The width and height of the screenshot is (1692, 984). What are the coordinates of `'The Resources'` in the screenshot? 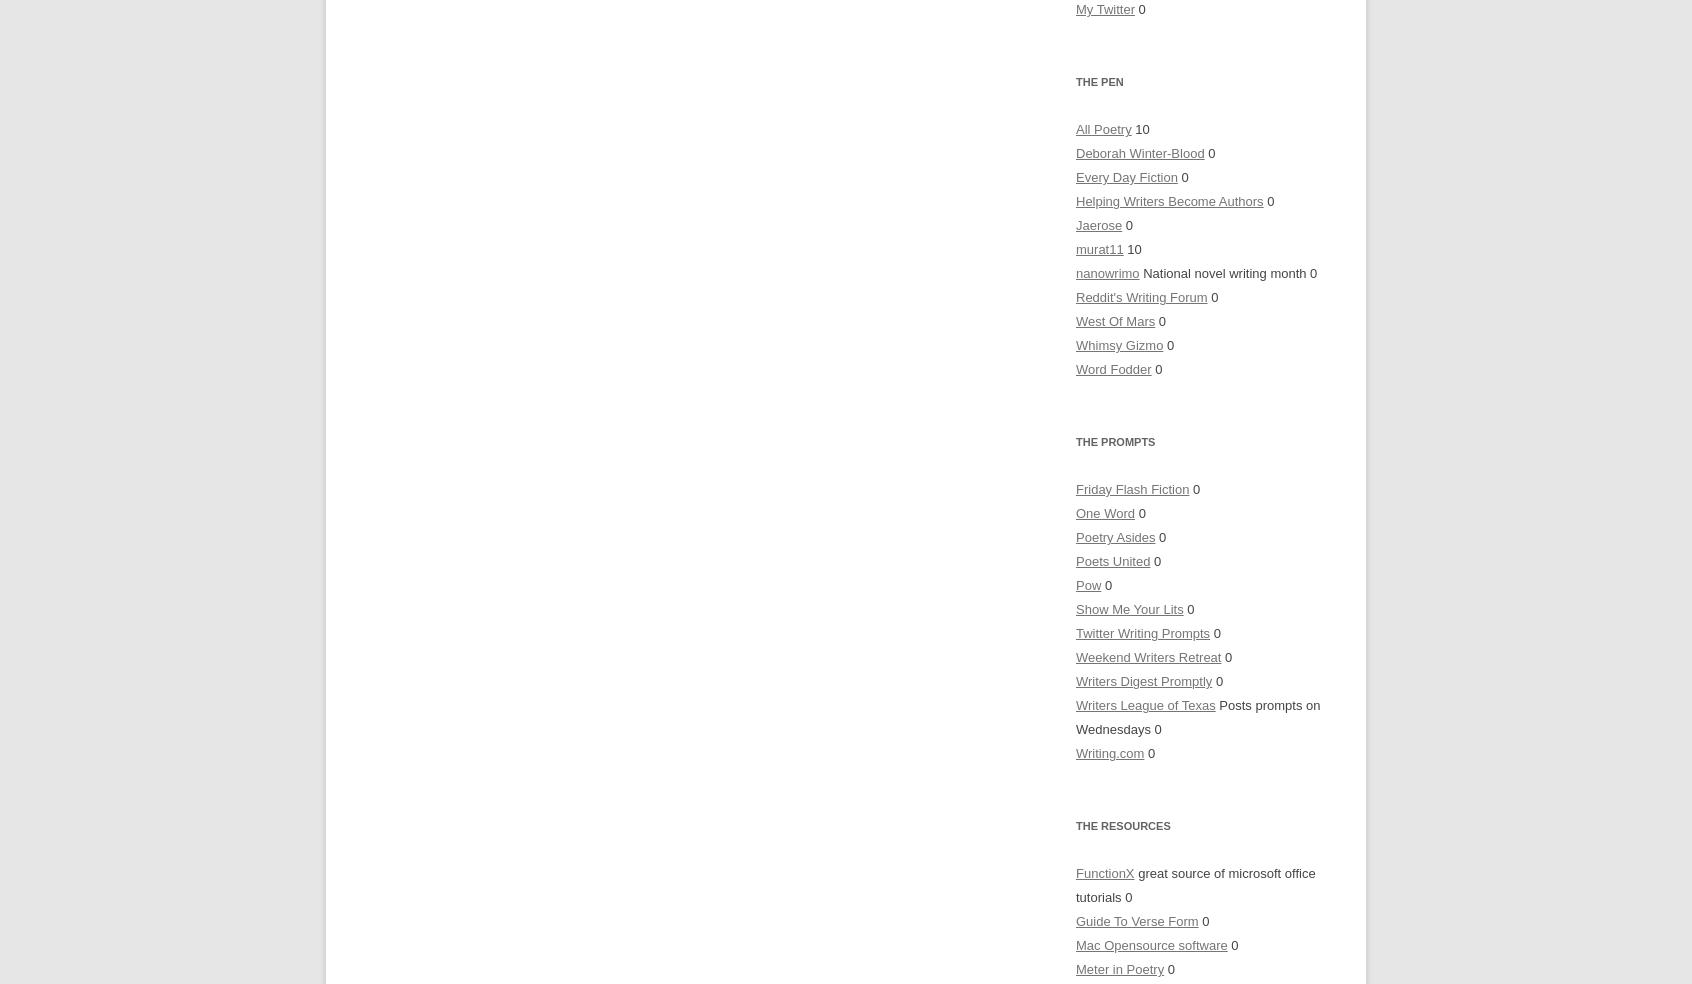 It's located at (1122, 824).